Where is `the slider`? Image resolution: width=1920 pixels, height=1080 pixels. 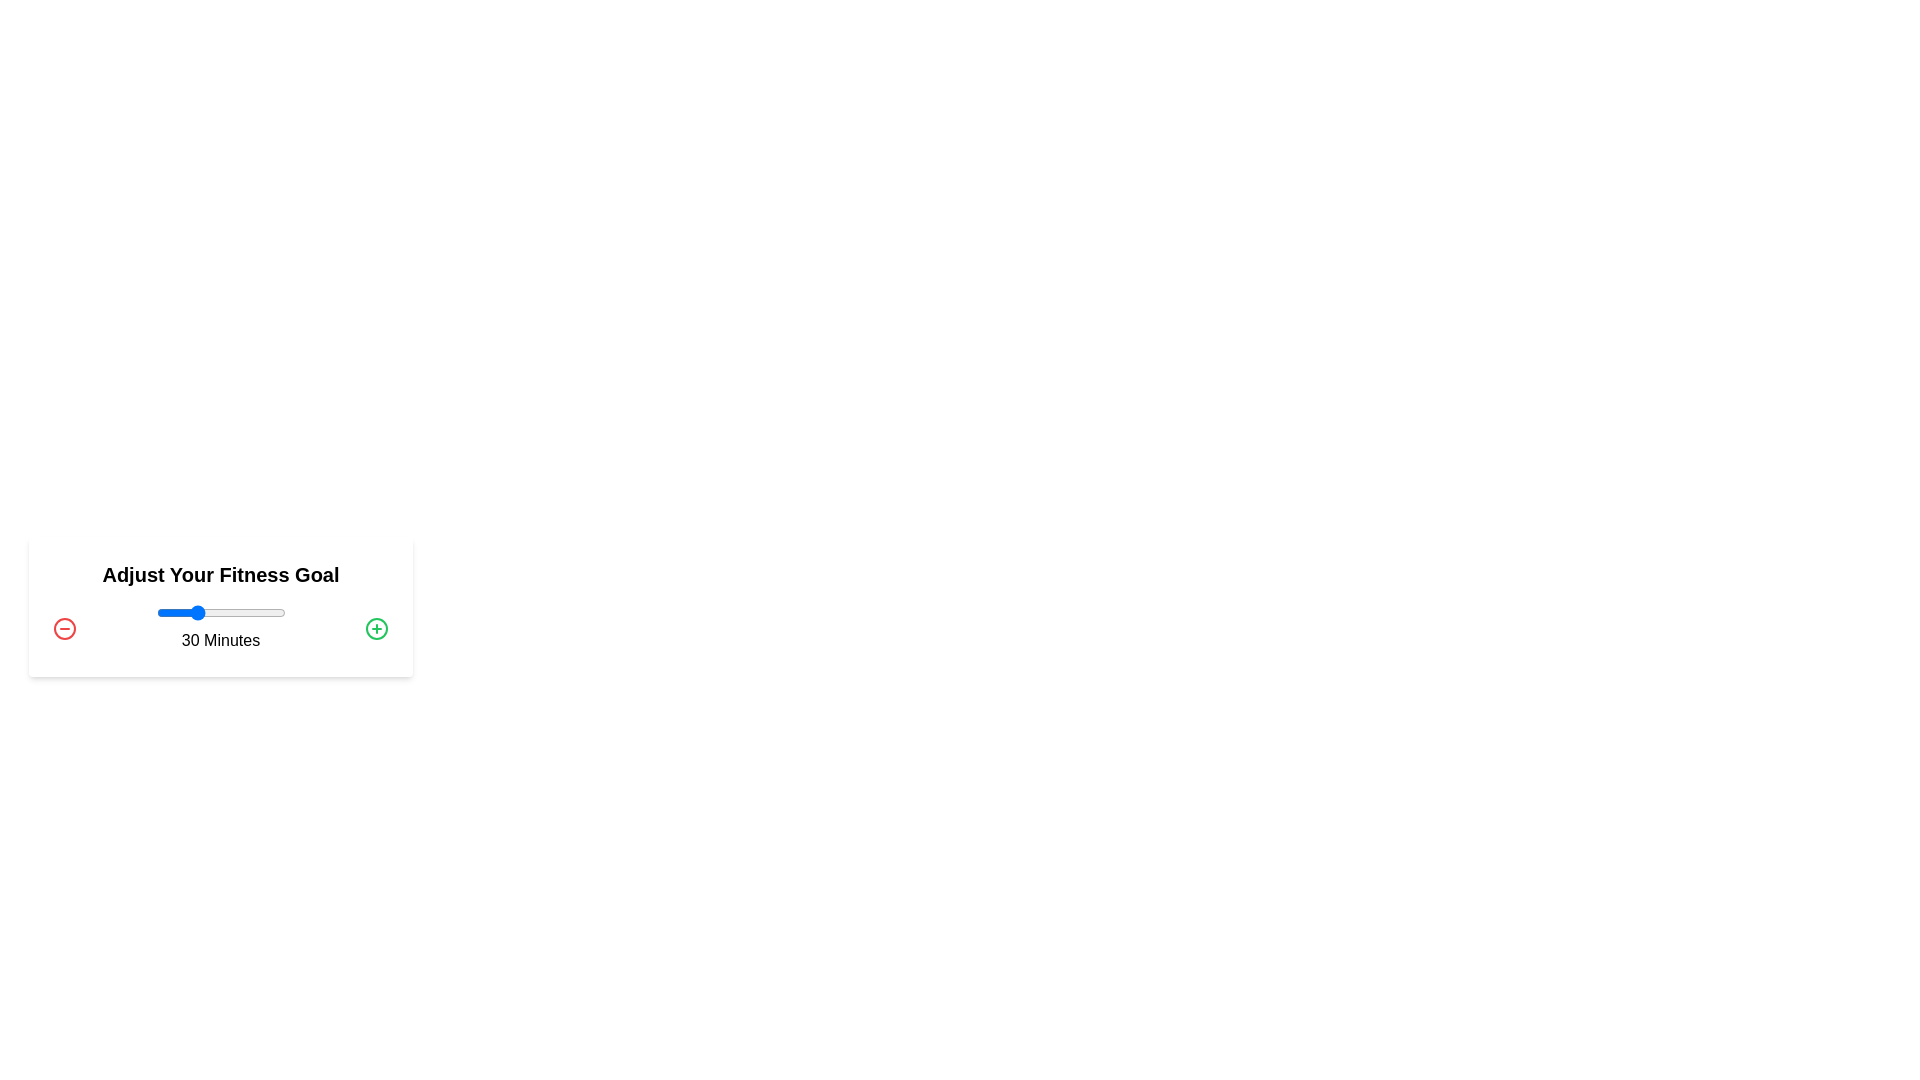
the slider is located at coordinates (250, 612).